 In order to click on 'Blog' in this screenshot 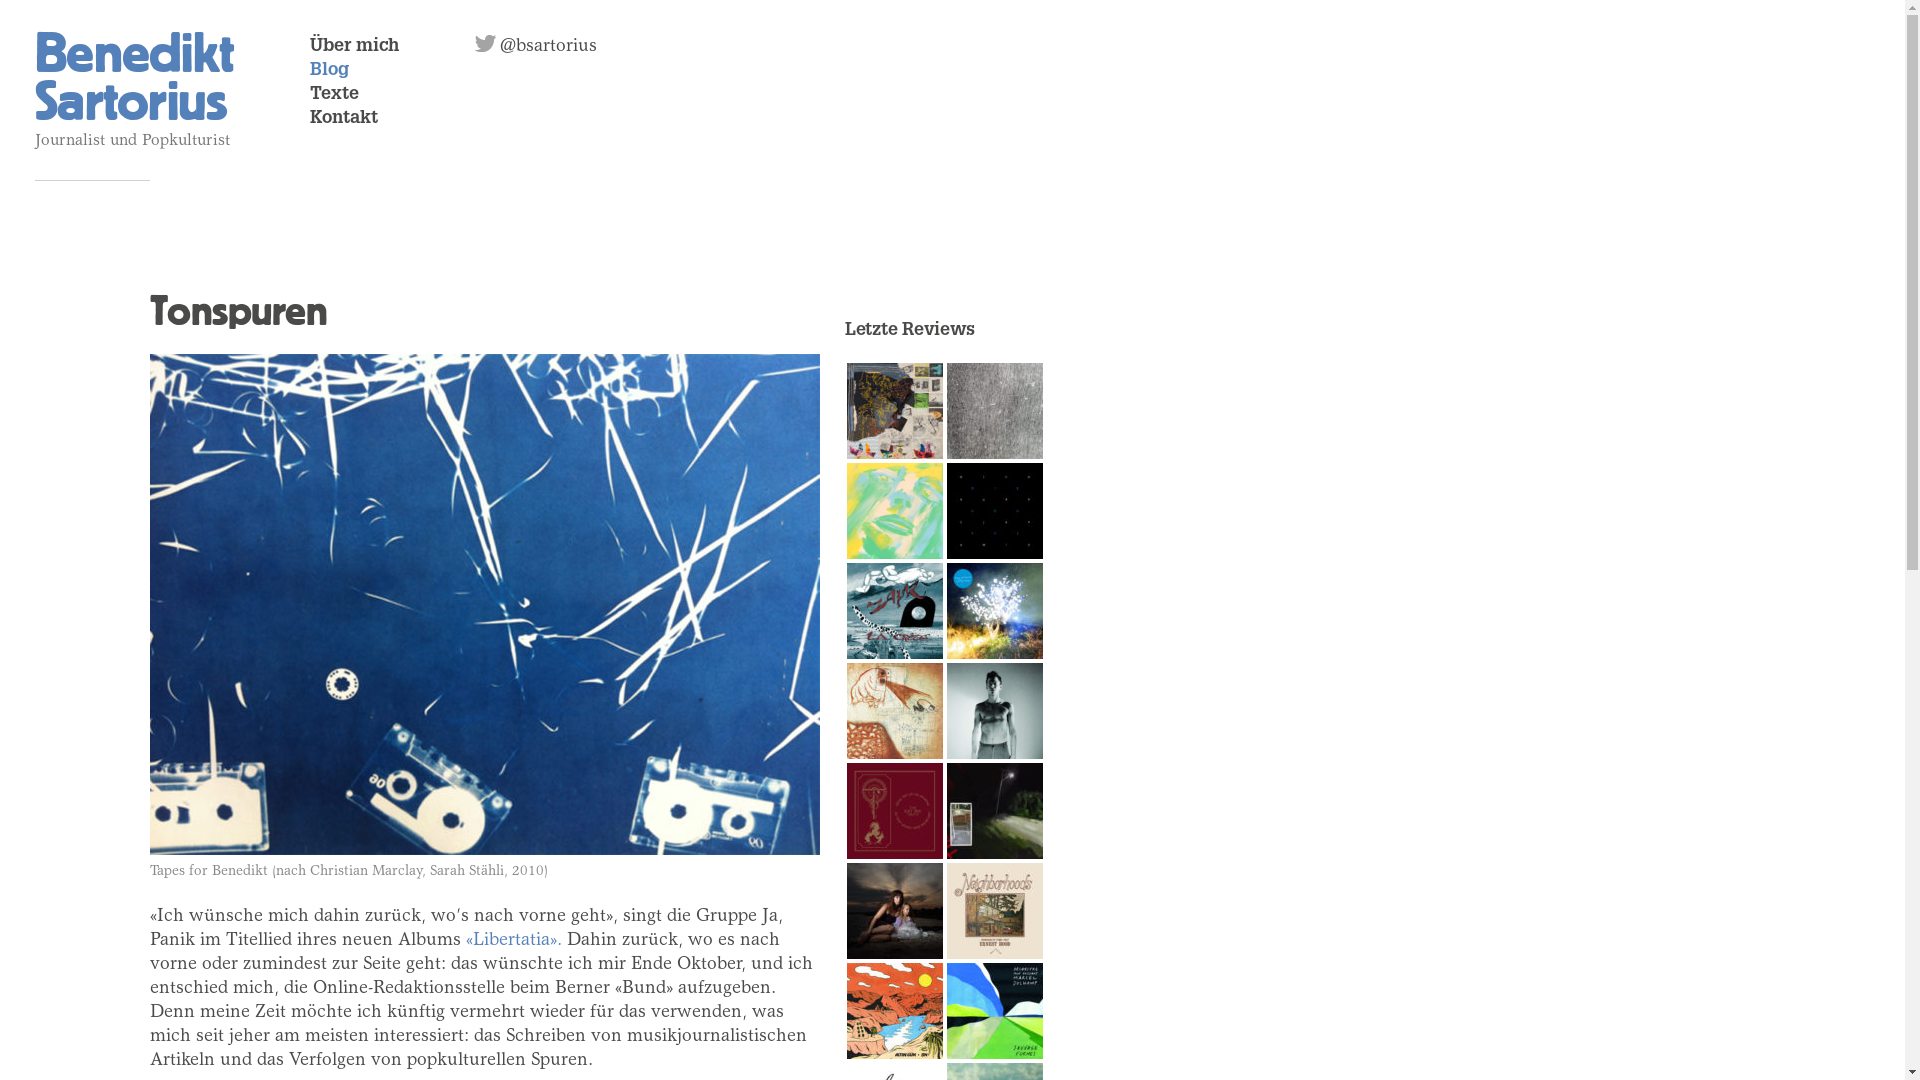, I will do `click(329, 69)`.